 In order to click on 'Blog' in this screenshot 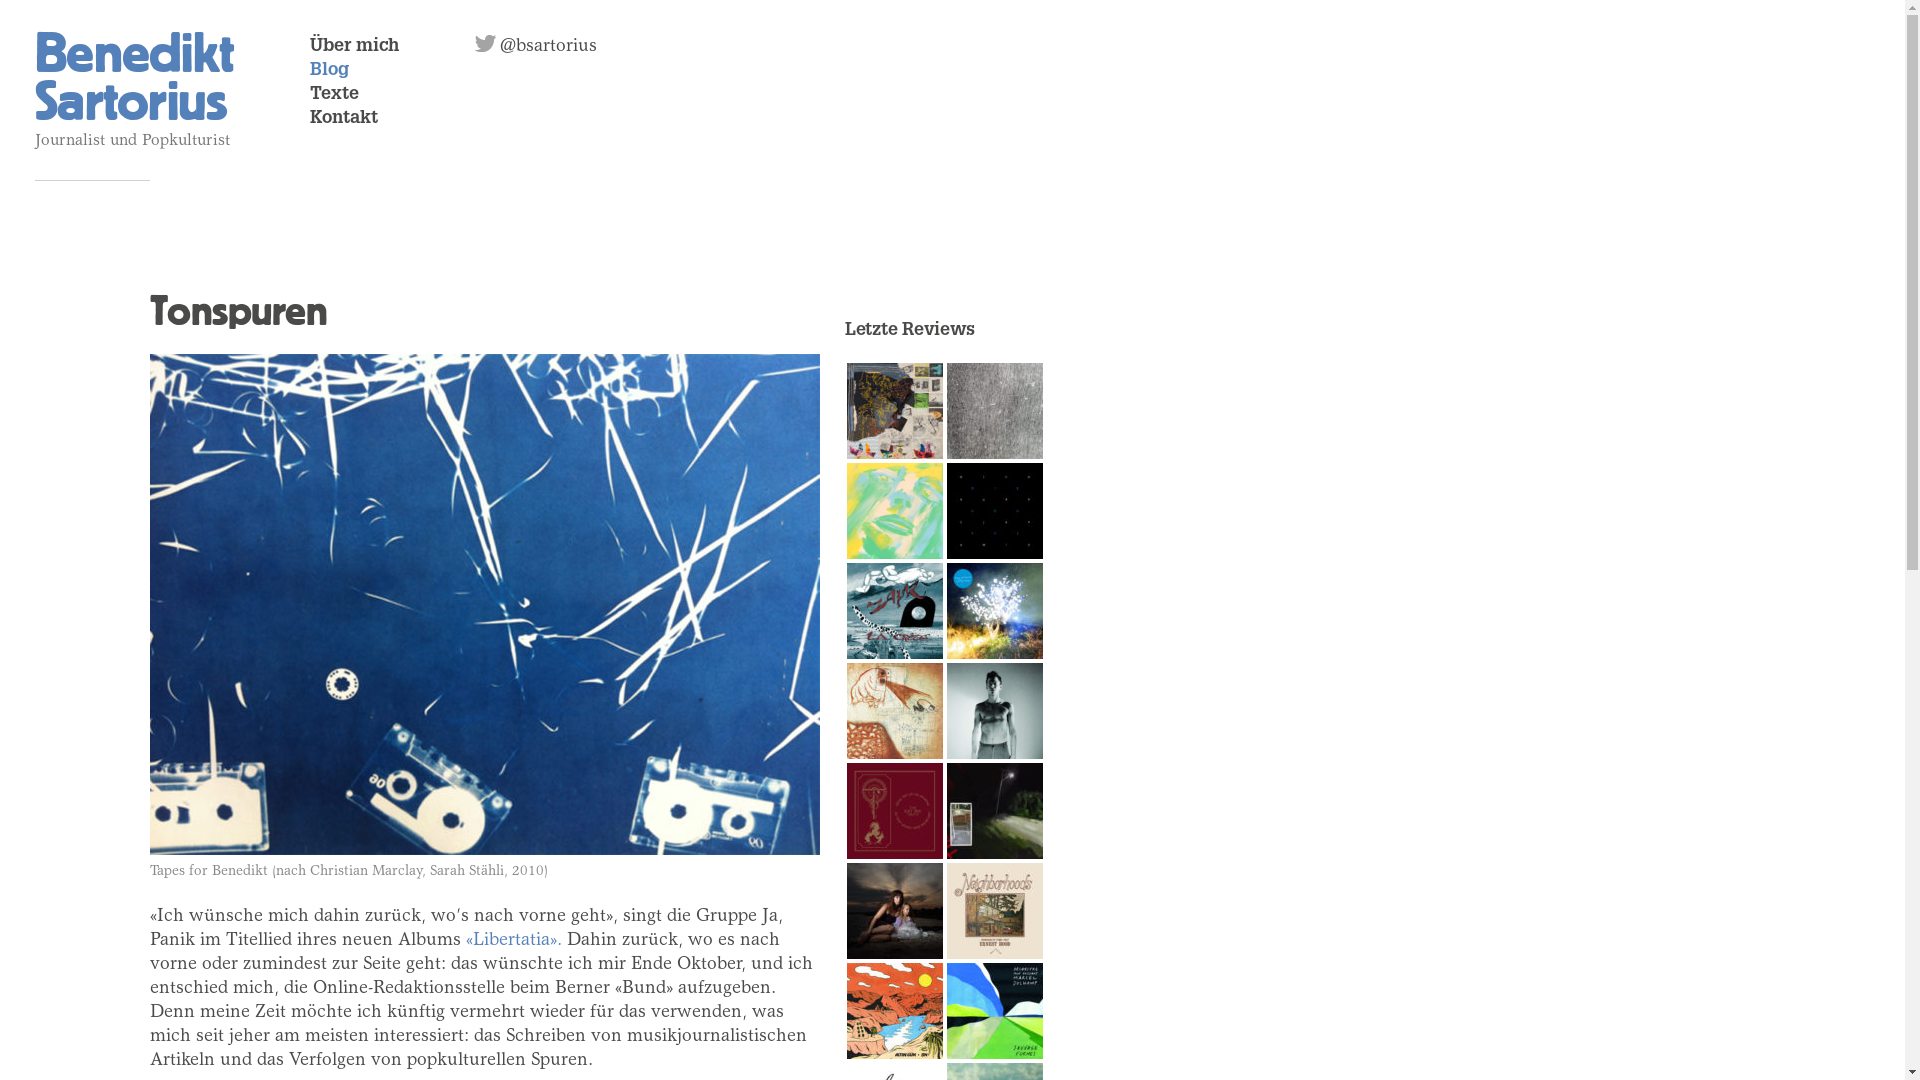, I will do `click(329, 69)`.